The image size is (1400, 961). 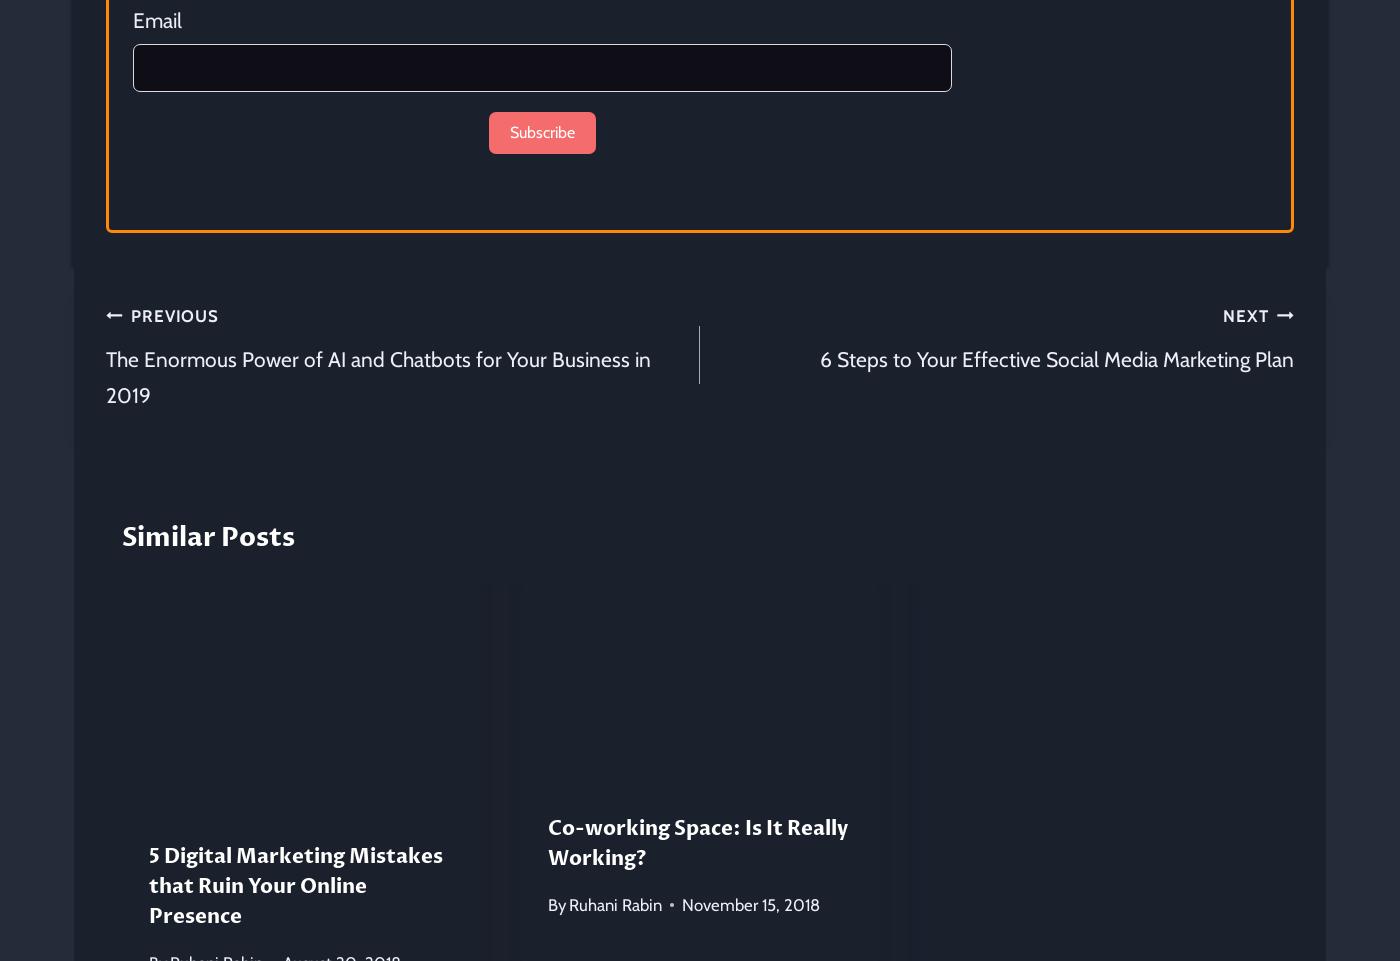 I want to click on '6 Steps to Your Effective Social Media Marketing Plan', so click(x=1057, y=358).